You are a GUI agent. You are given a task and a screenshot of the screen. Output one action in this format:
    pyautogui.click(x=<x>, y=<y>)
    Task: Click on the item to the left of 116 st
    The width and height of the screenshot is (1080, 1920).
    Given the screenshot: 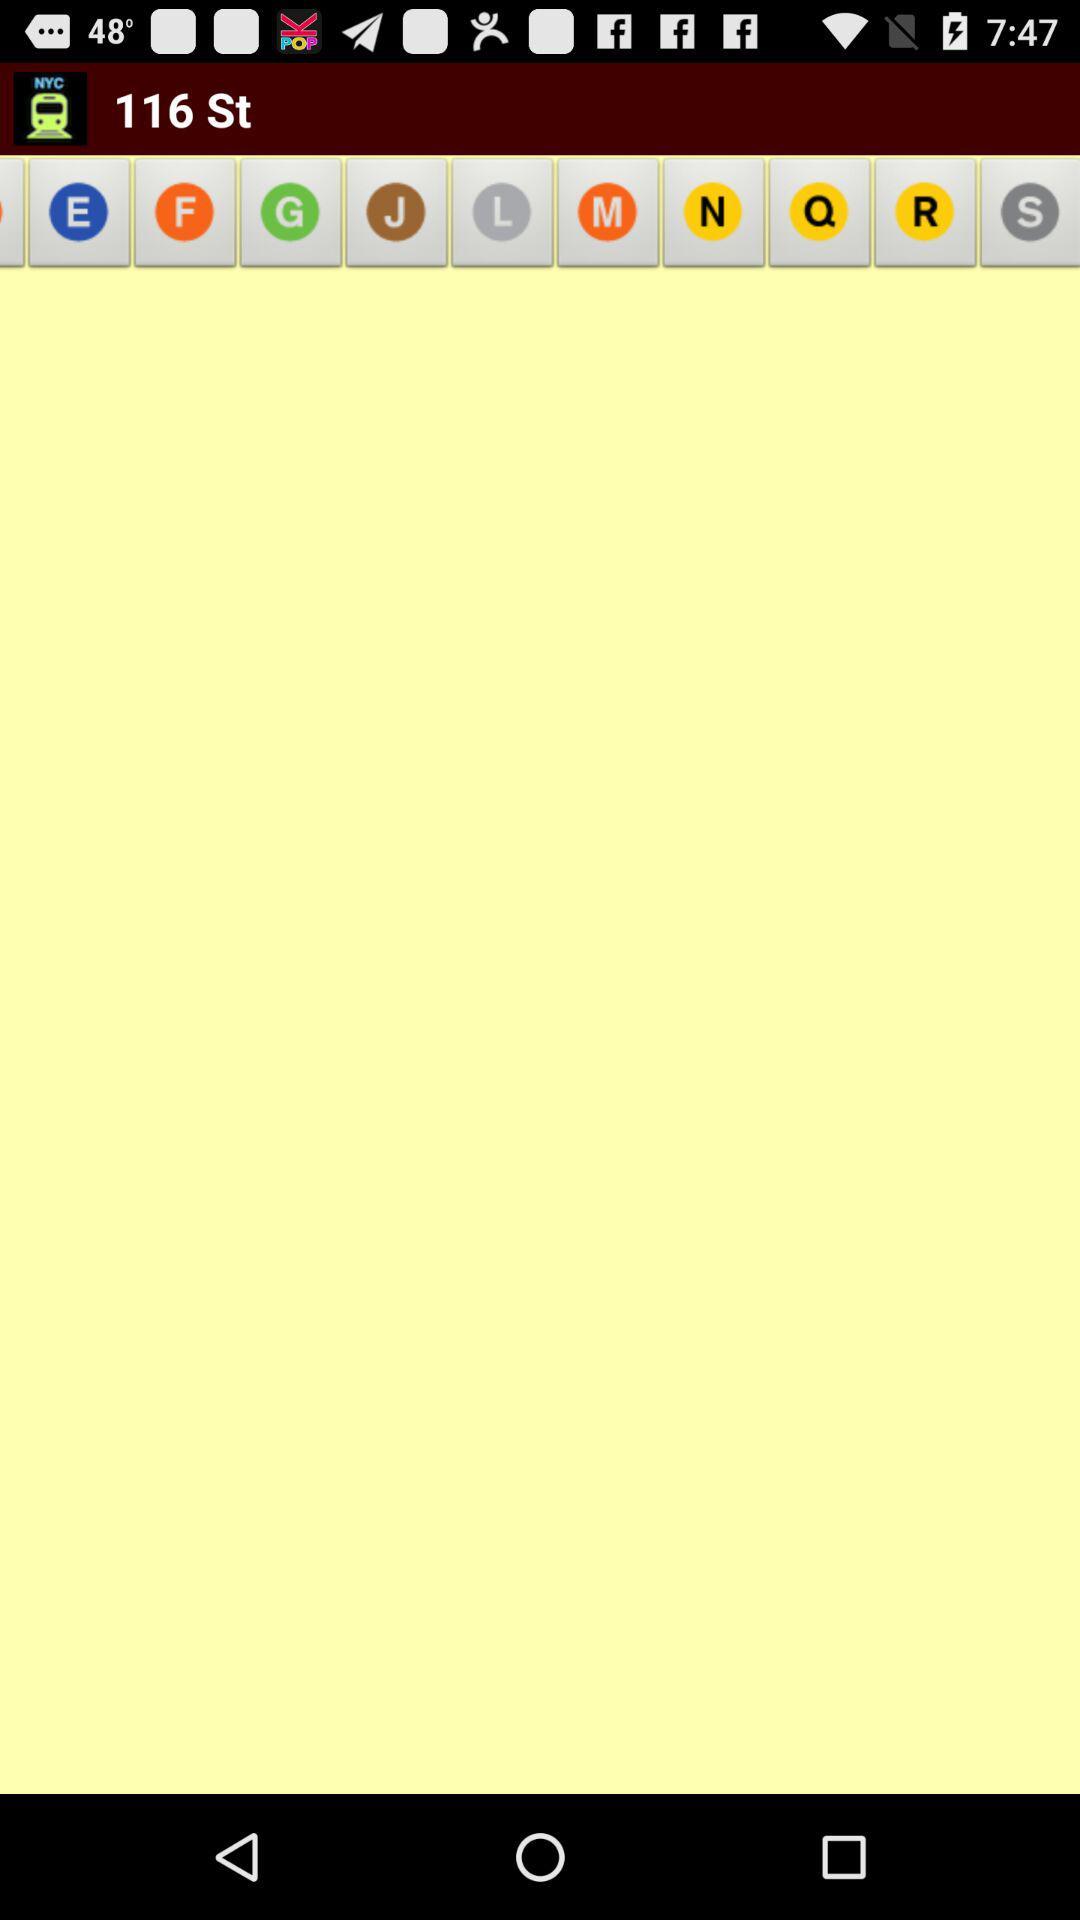 What is the action you would take?
    pyautogui.click(x=17, y=218)
    